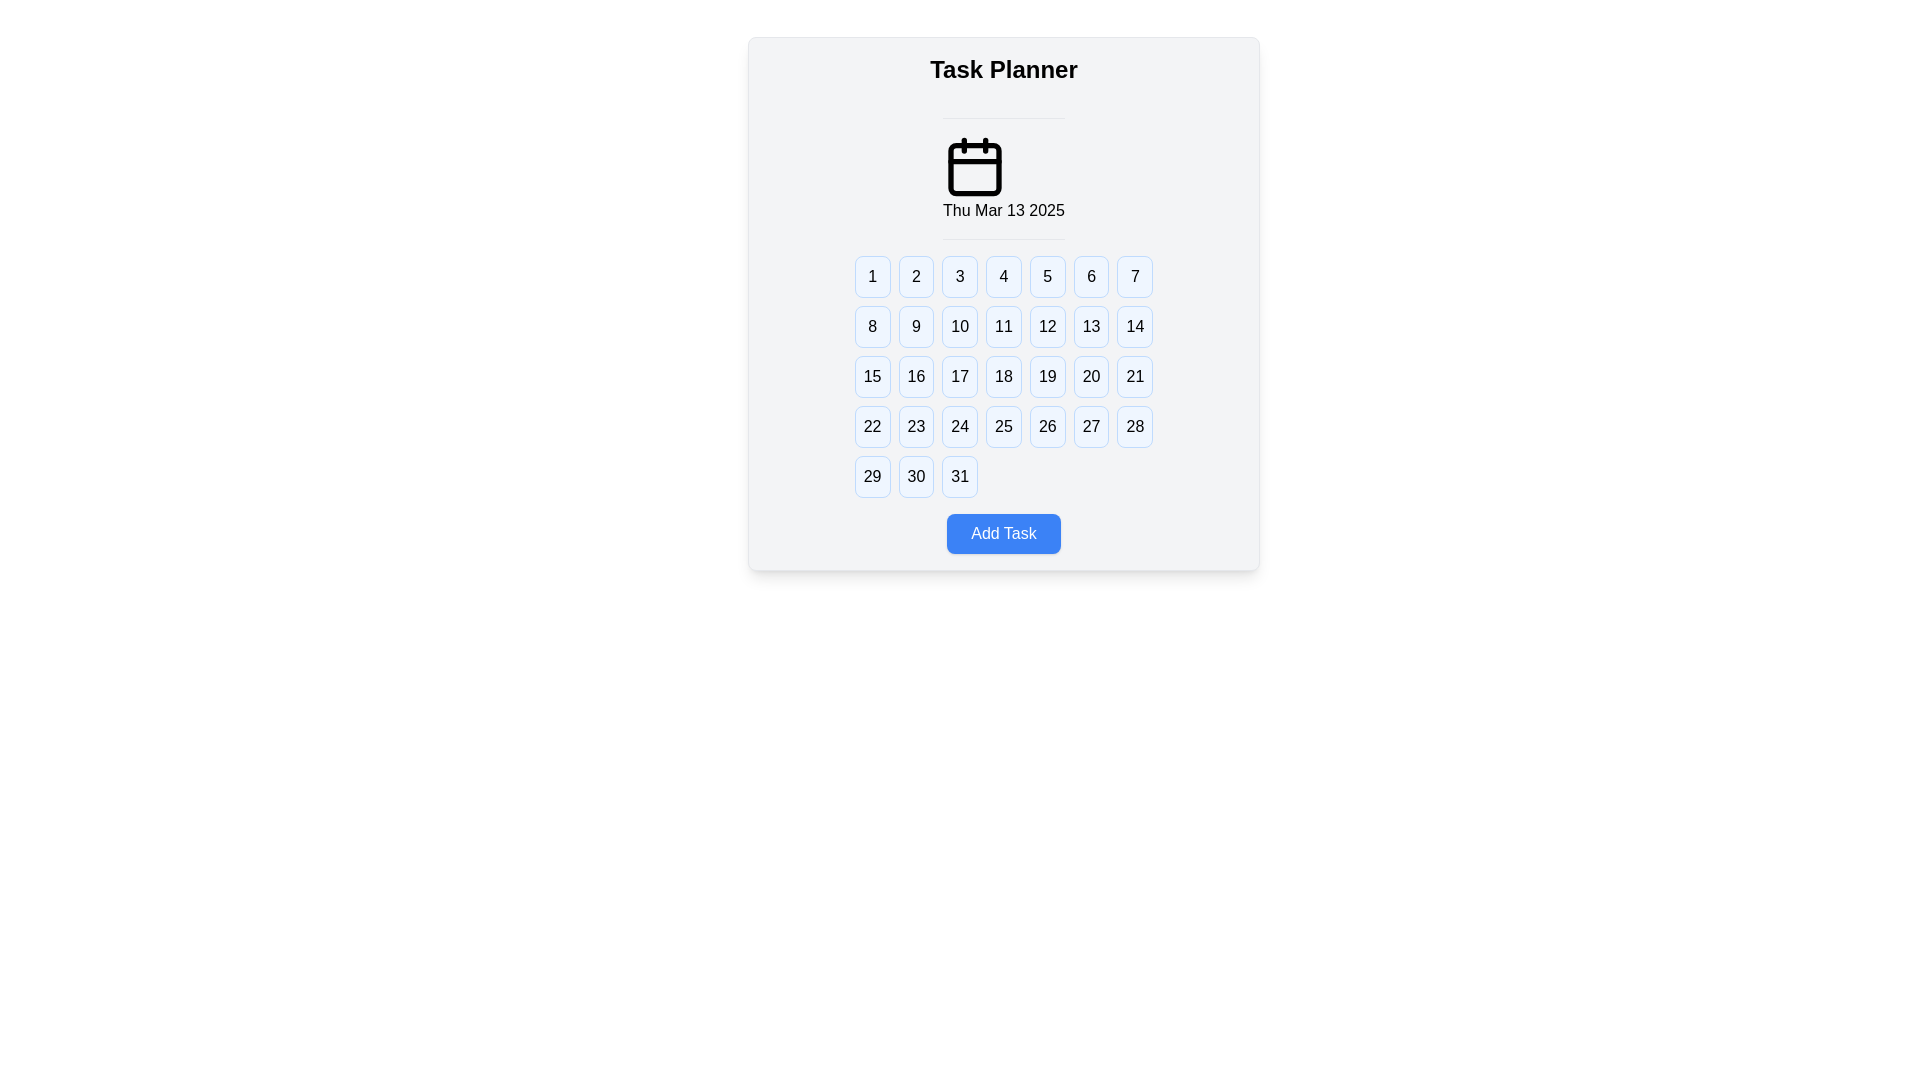 The height and width of the screenshot is (1080, 1920). I want to click on the grid cell button styled as a rounded rectangular button with a light blue background that contains the number '3' in bold black text, located in the second column of the first row in the grid layout, so click(960, 277).